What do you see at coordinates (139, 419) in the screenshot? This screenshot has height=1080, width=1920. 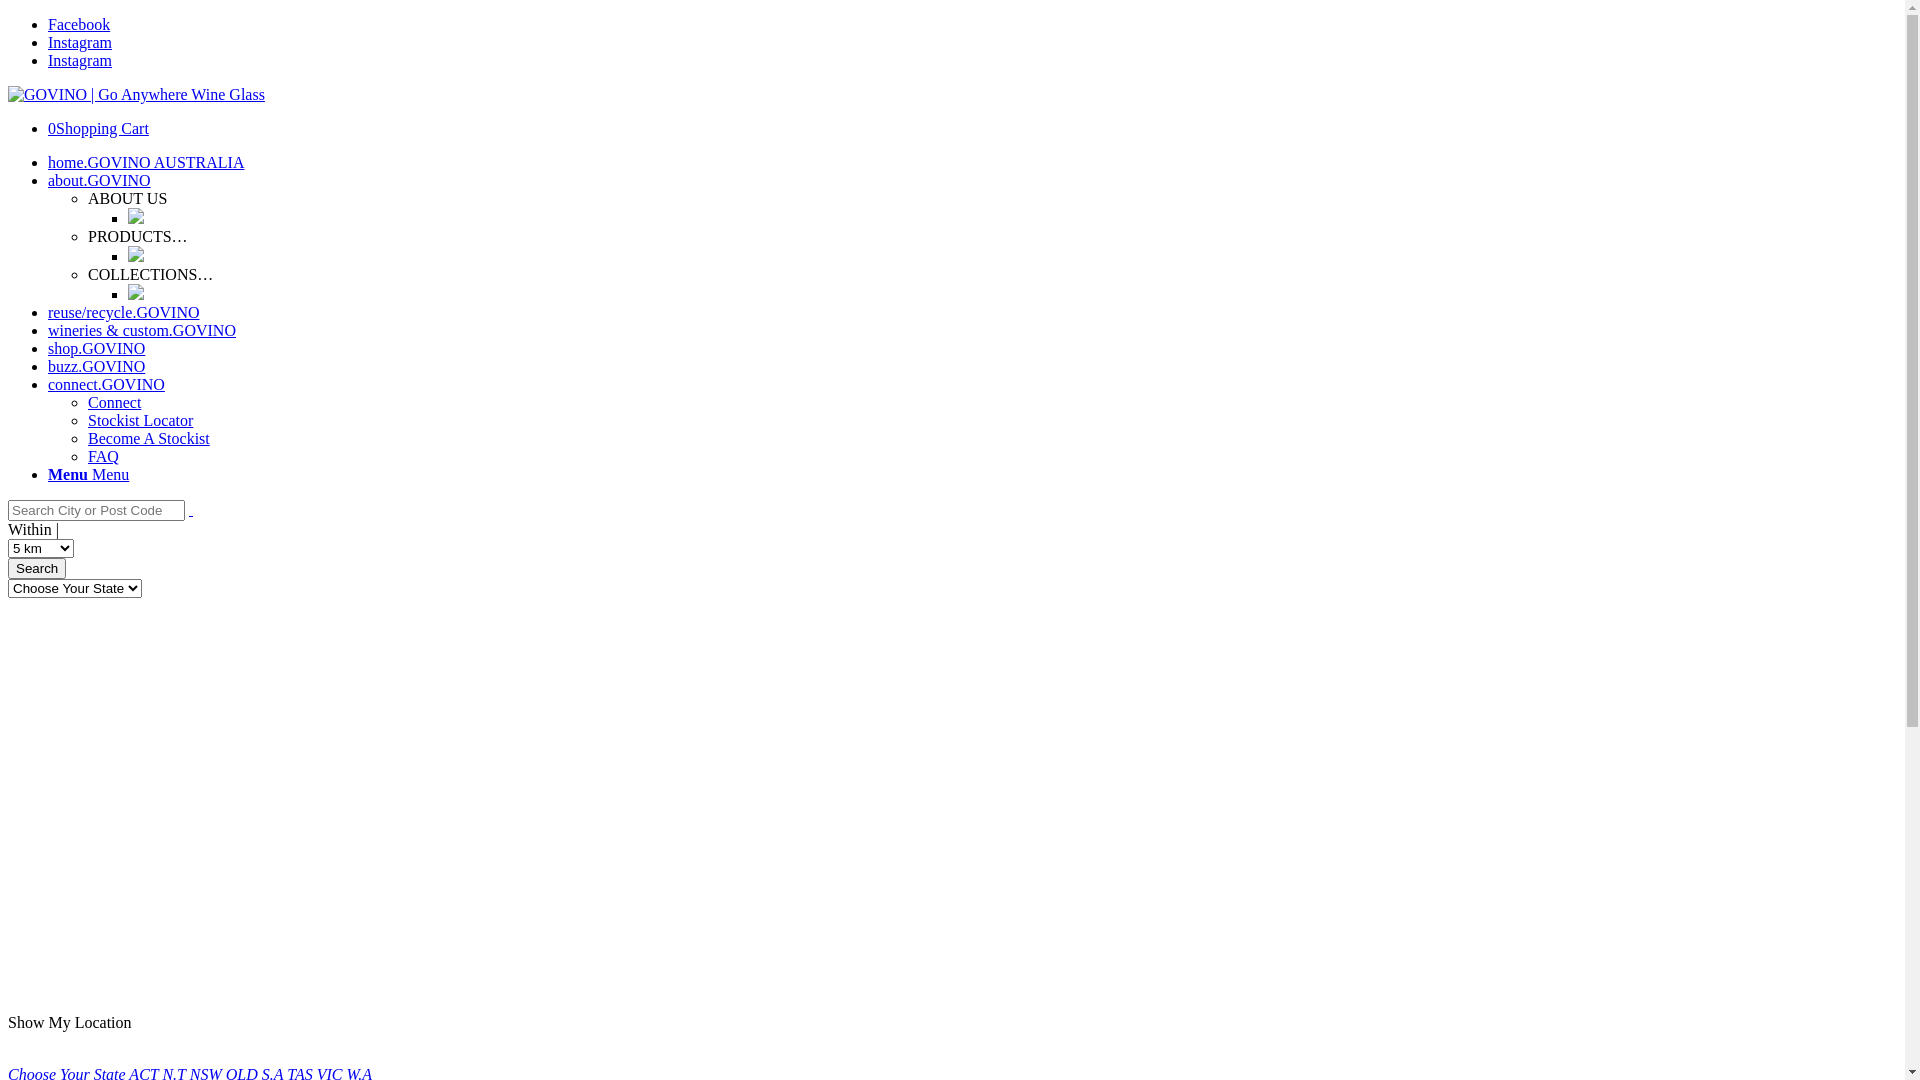 I see `'Stockist Locator'` at bounding box center [139, 419].